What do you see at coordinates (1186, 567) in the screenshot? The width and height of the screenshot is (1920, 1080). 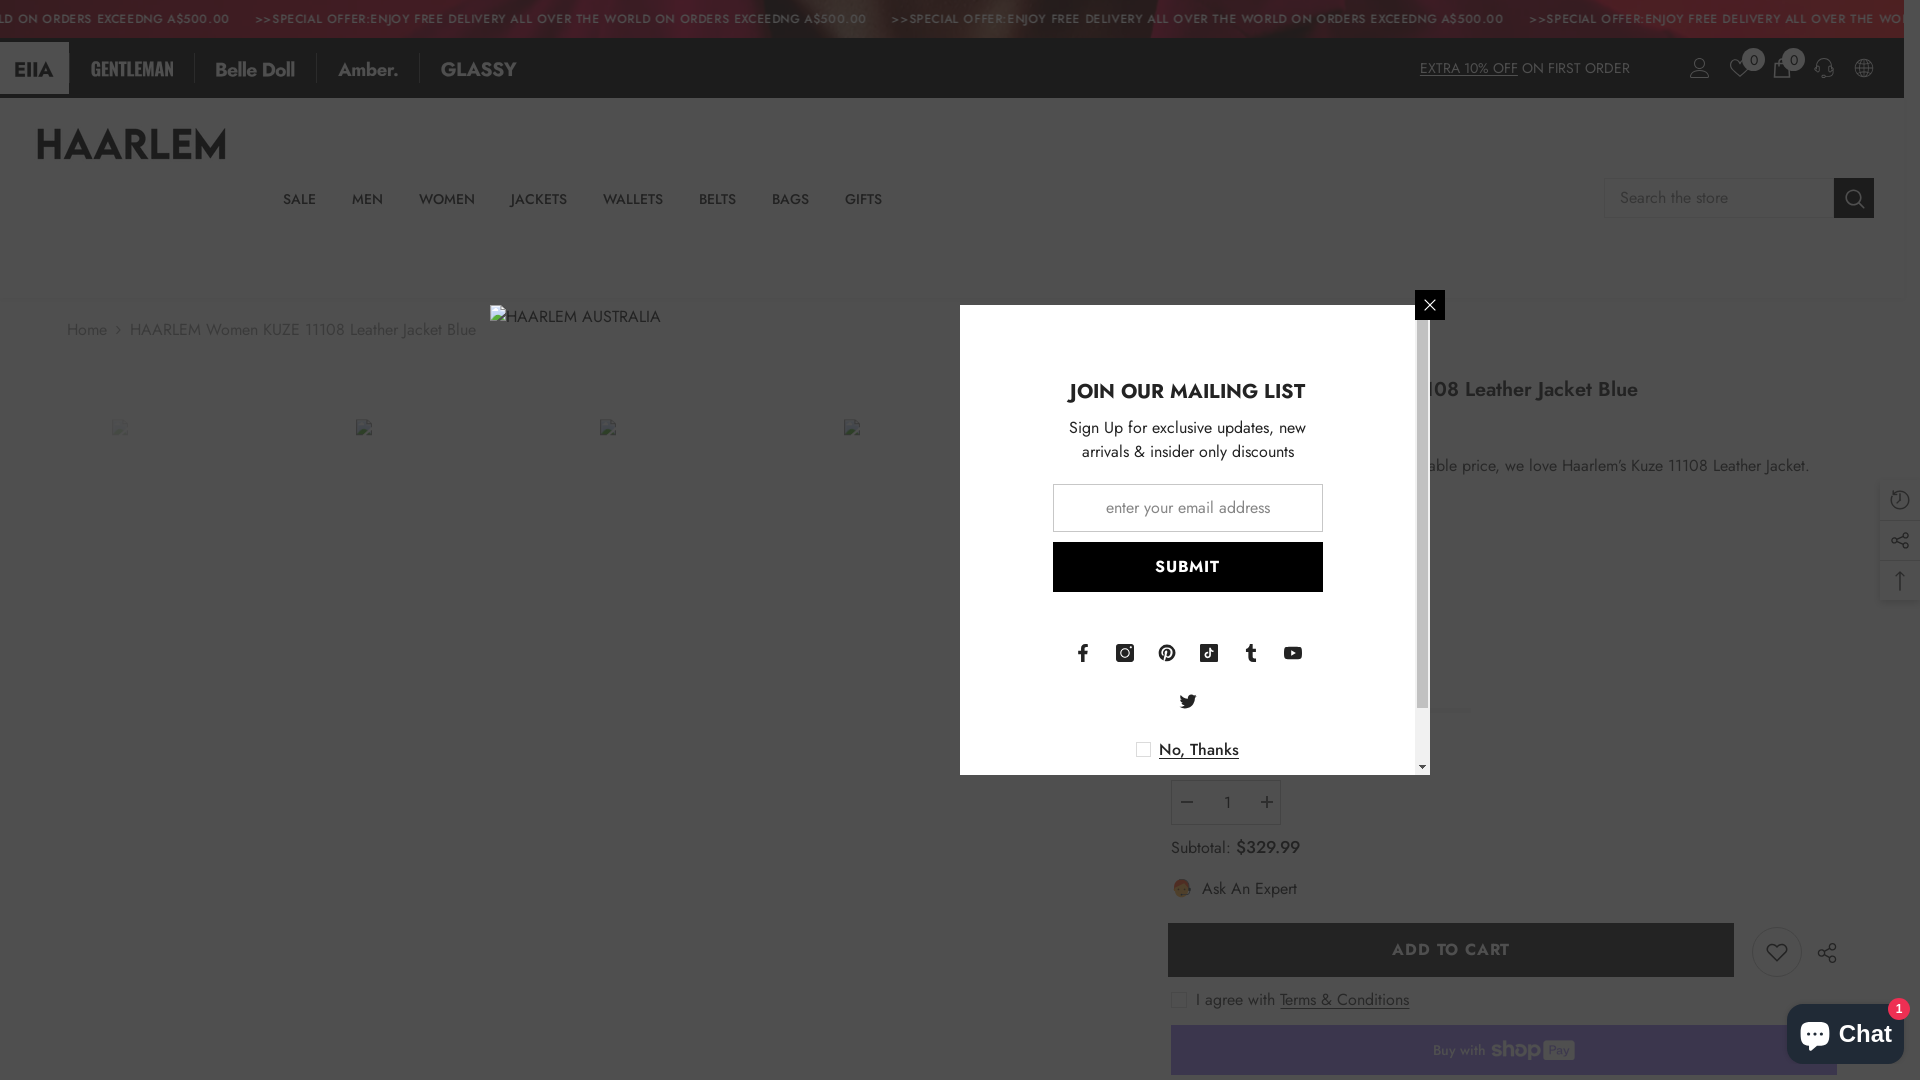 I see `'SUBMIT'` at bounding box center [1186, 567].